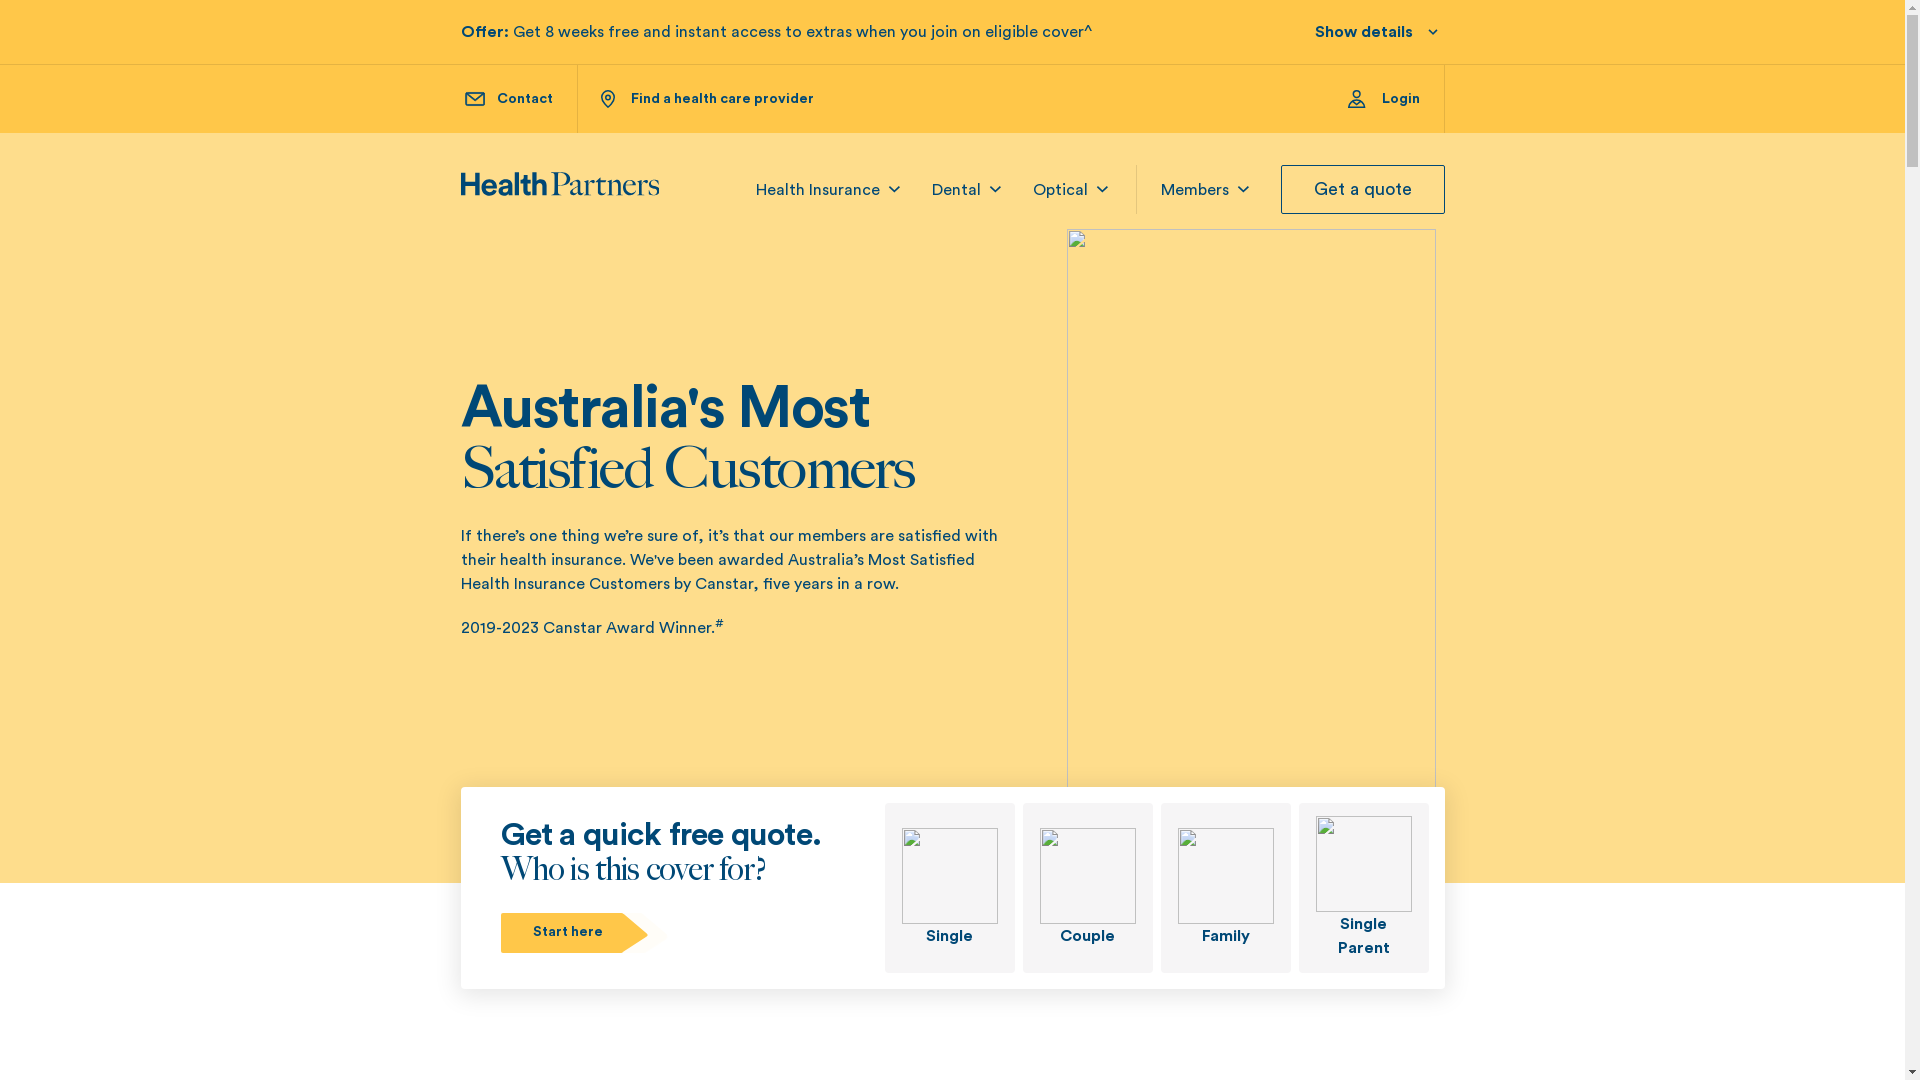 The width and height of the screenshot is (1920, 1080). I want to click on 'Optical', so click(1058, 189).